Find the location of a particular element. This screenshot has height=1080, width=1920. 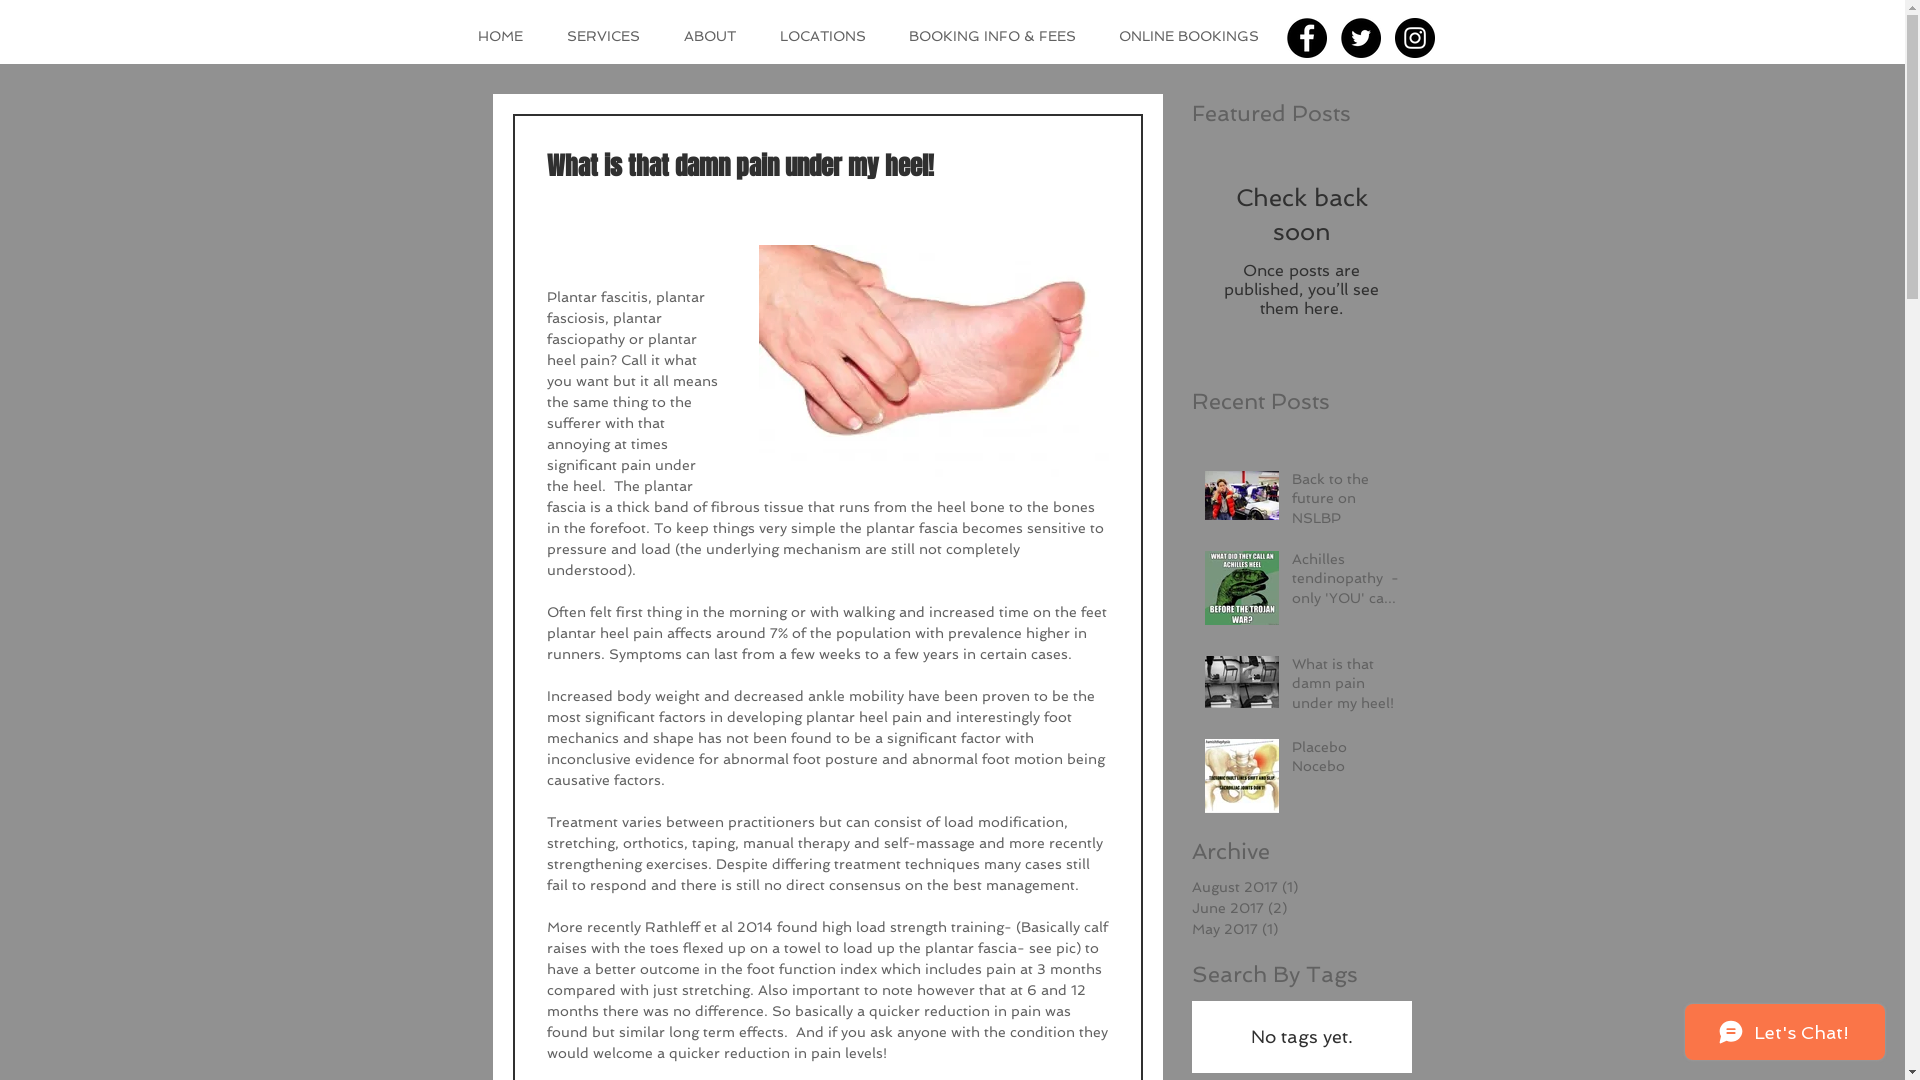

'HOME' is located at coordinates (460, 35).